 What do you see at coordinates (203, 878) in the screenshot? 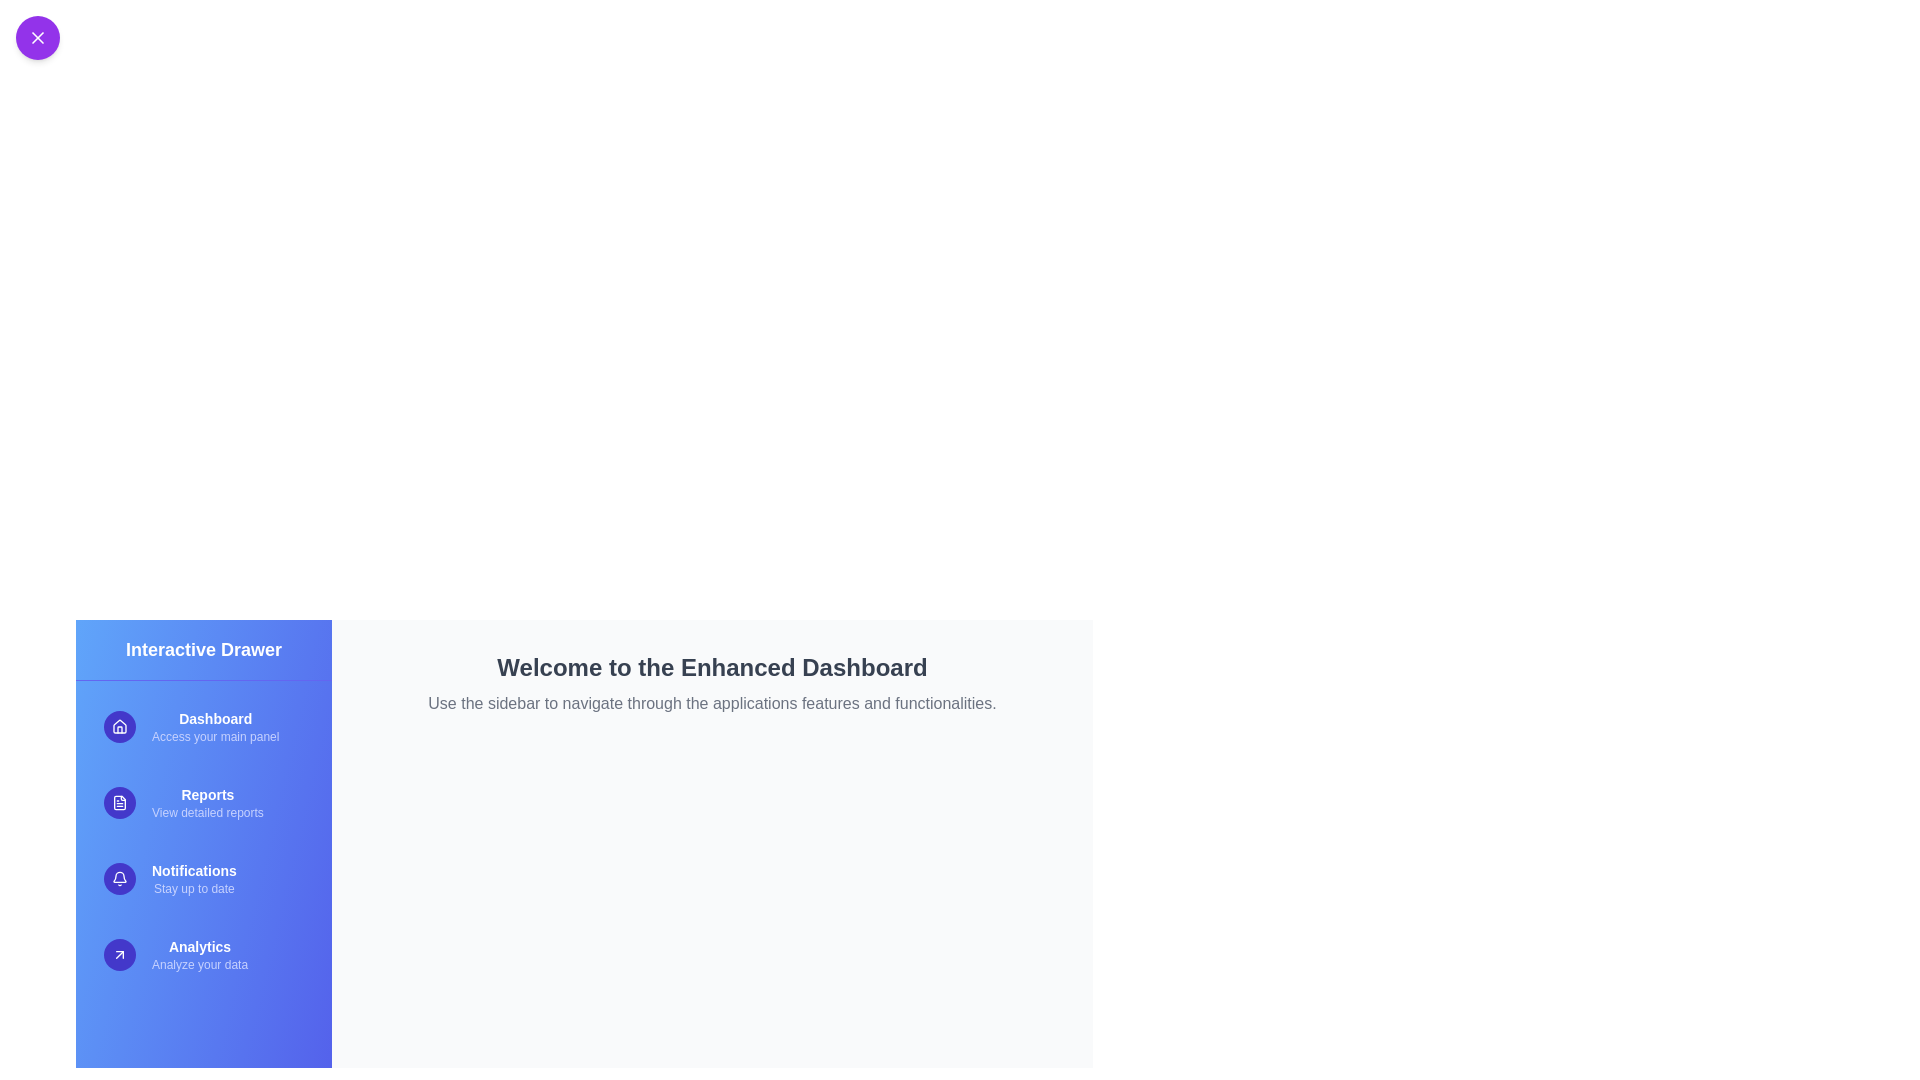
I see `the menu item Notifications from the sidebar to navigate` at bounding box center [203, 878].